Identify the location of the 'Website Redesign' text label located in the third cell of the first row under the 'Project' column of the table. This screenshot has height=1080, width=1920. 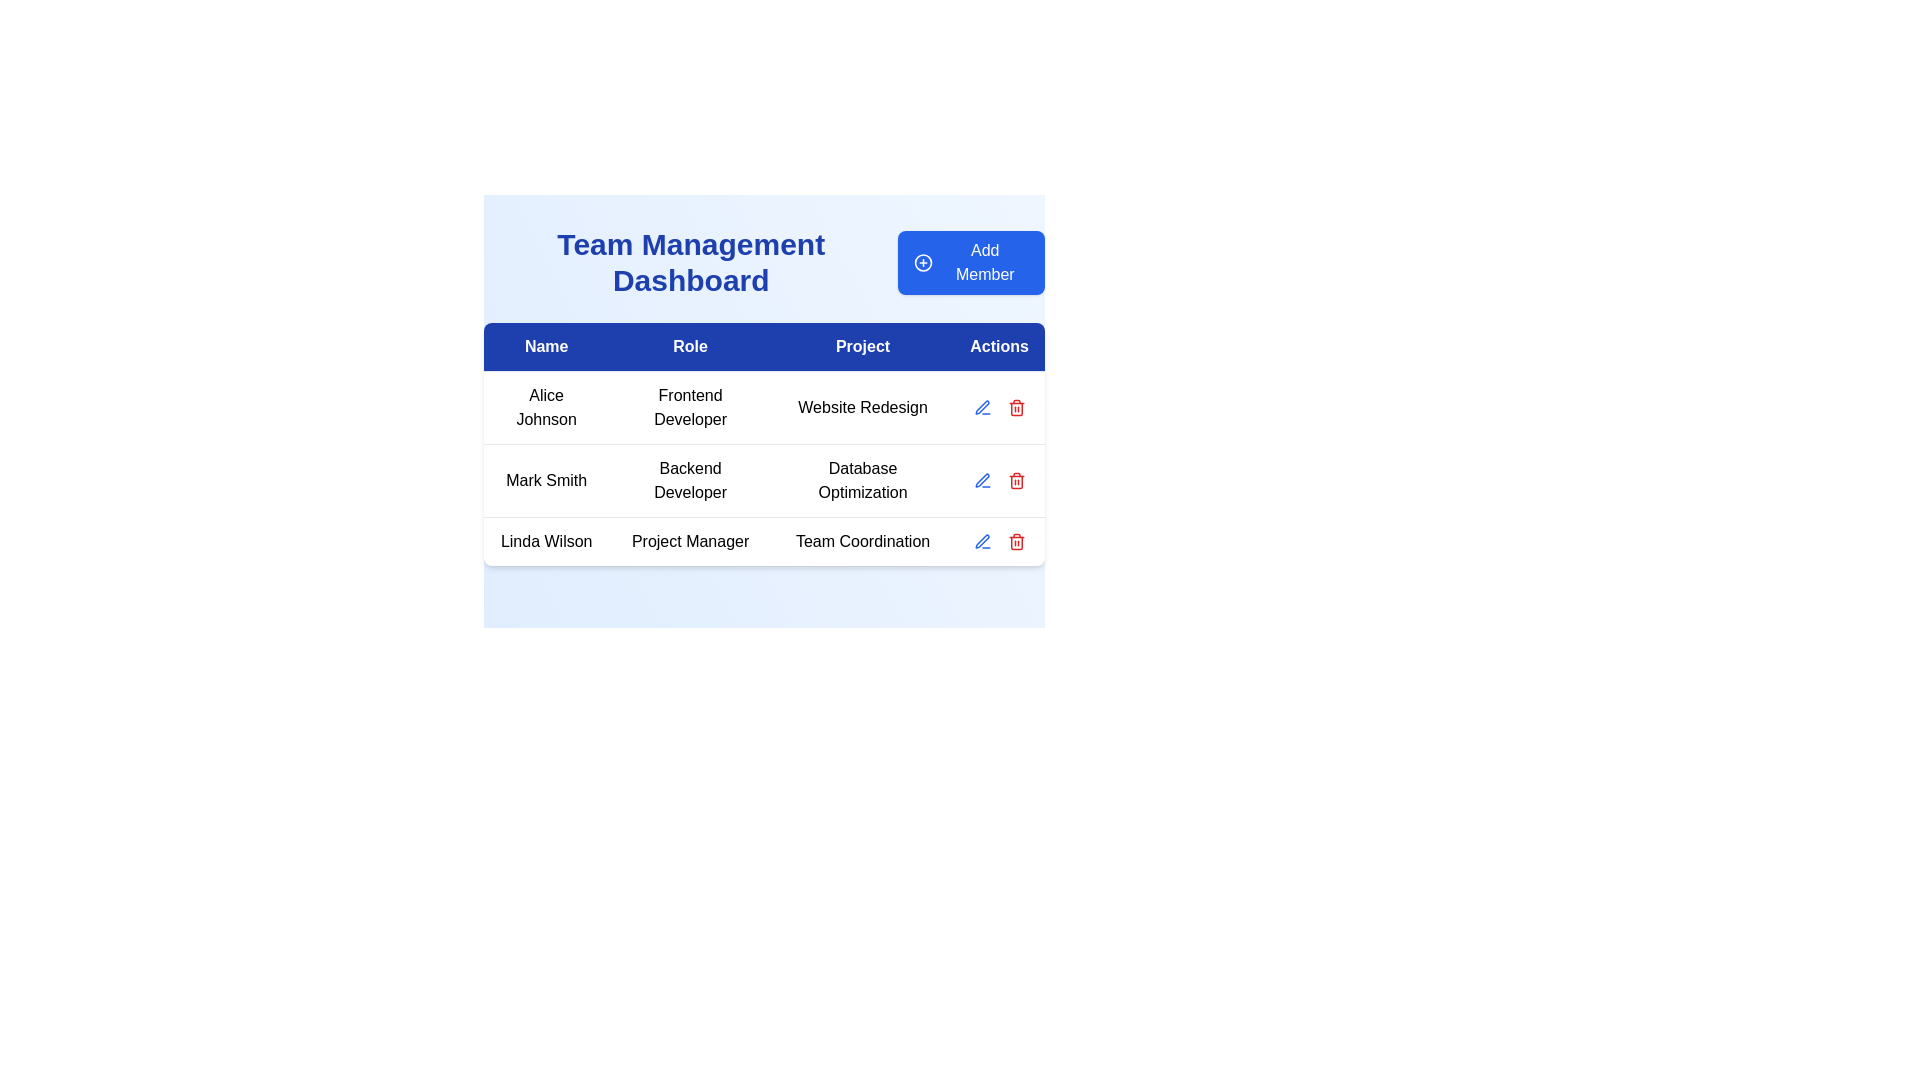
(863, 407).